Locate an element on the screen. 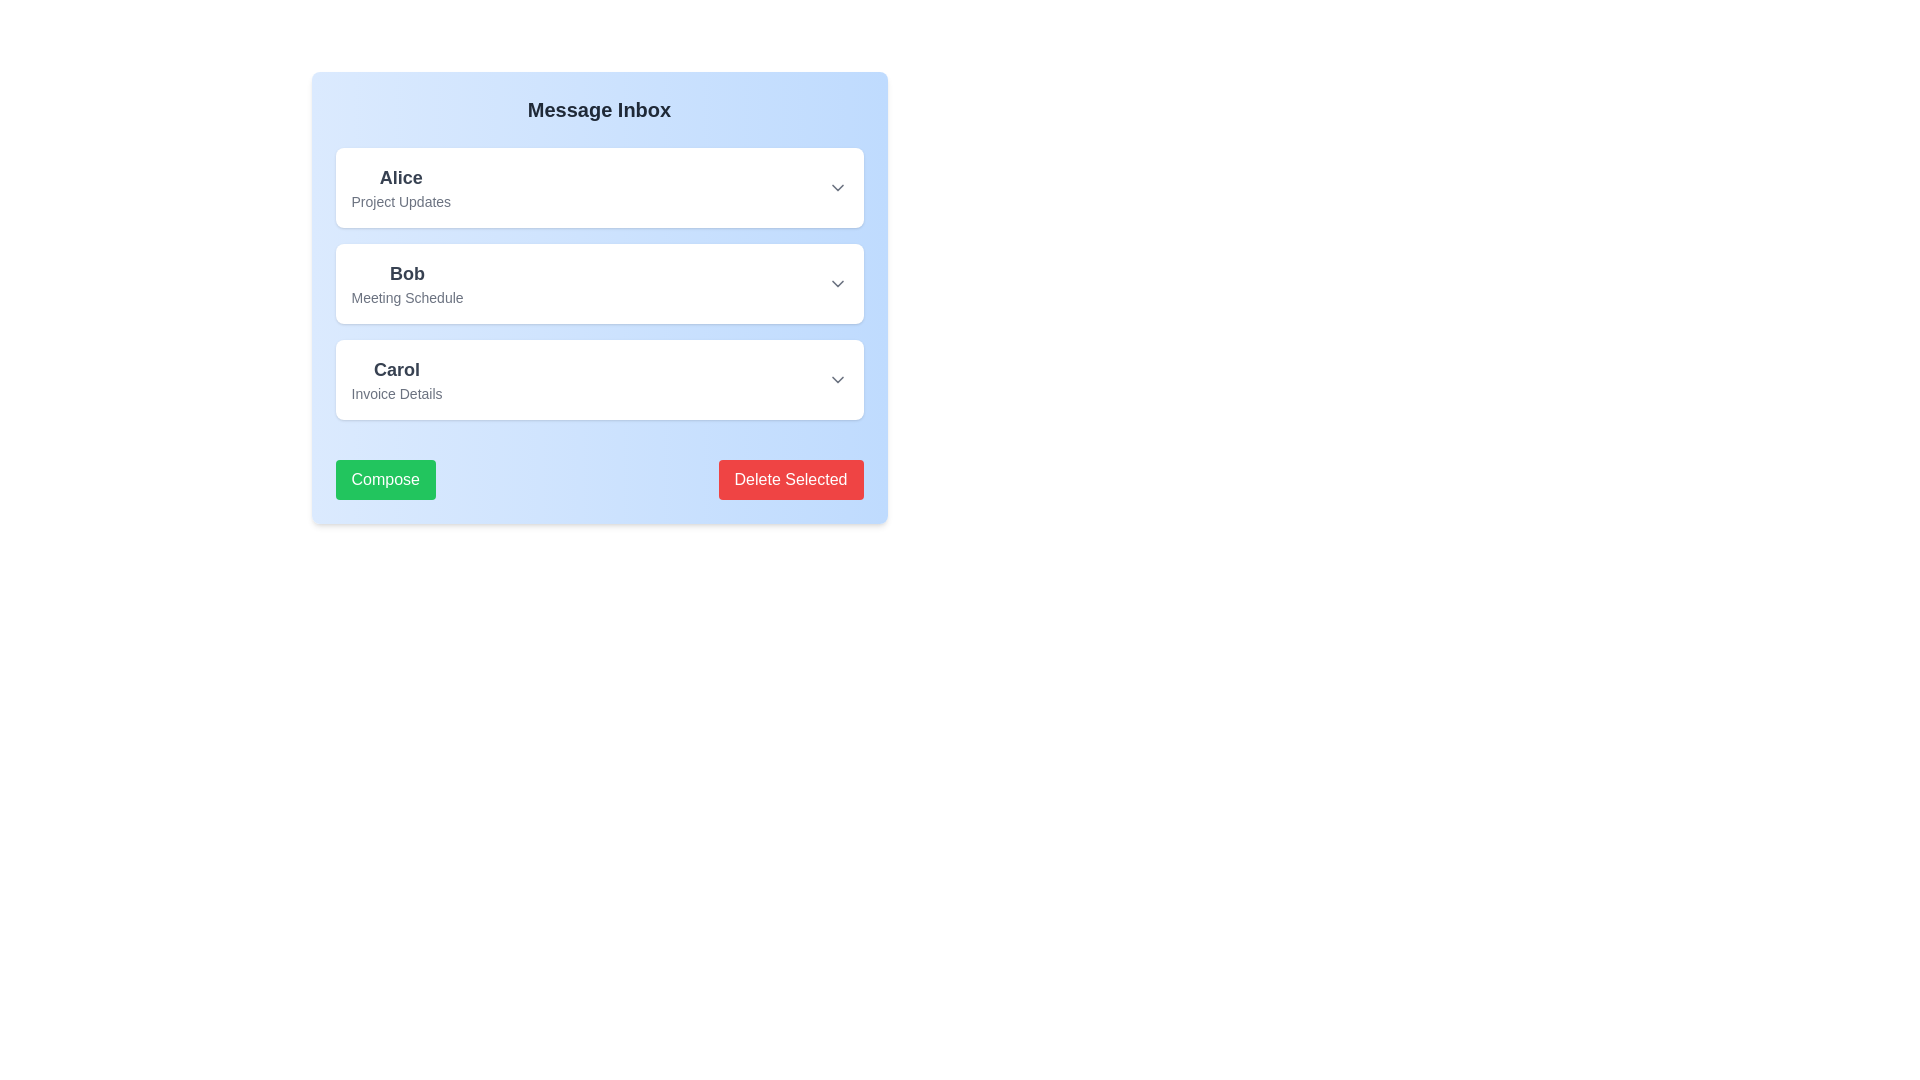 This screenshot has height=1080, width=1920. the 'Compose' button is located at coordinates (385, 479).